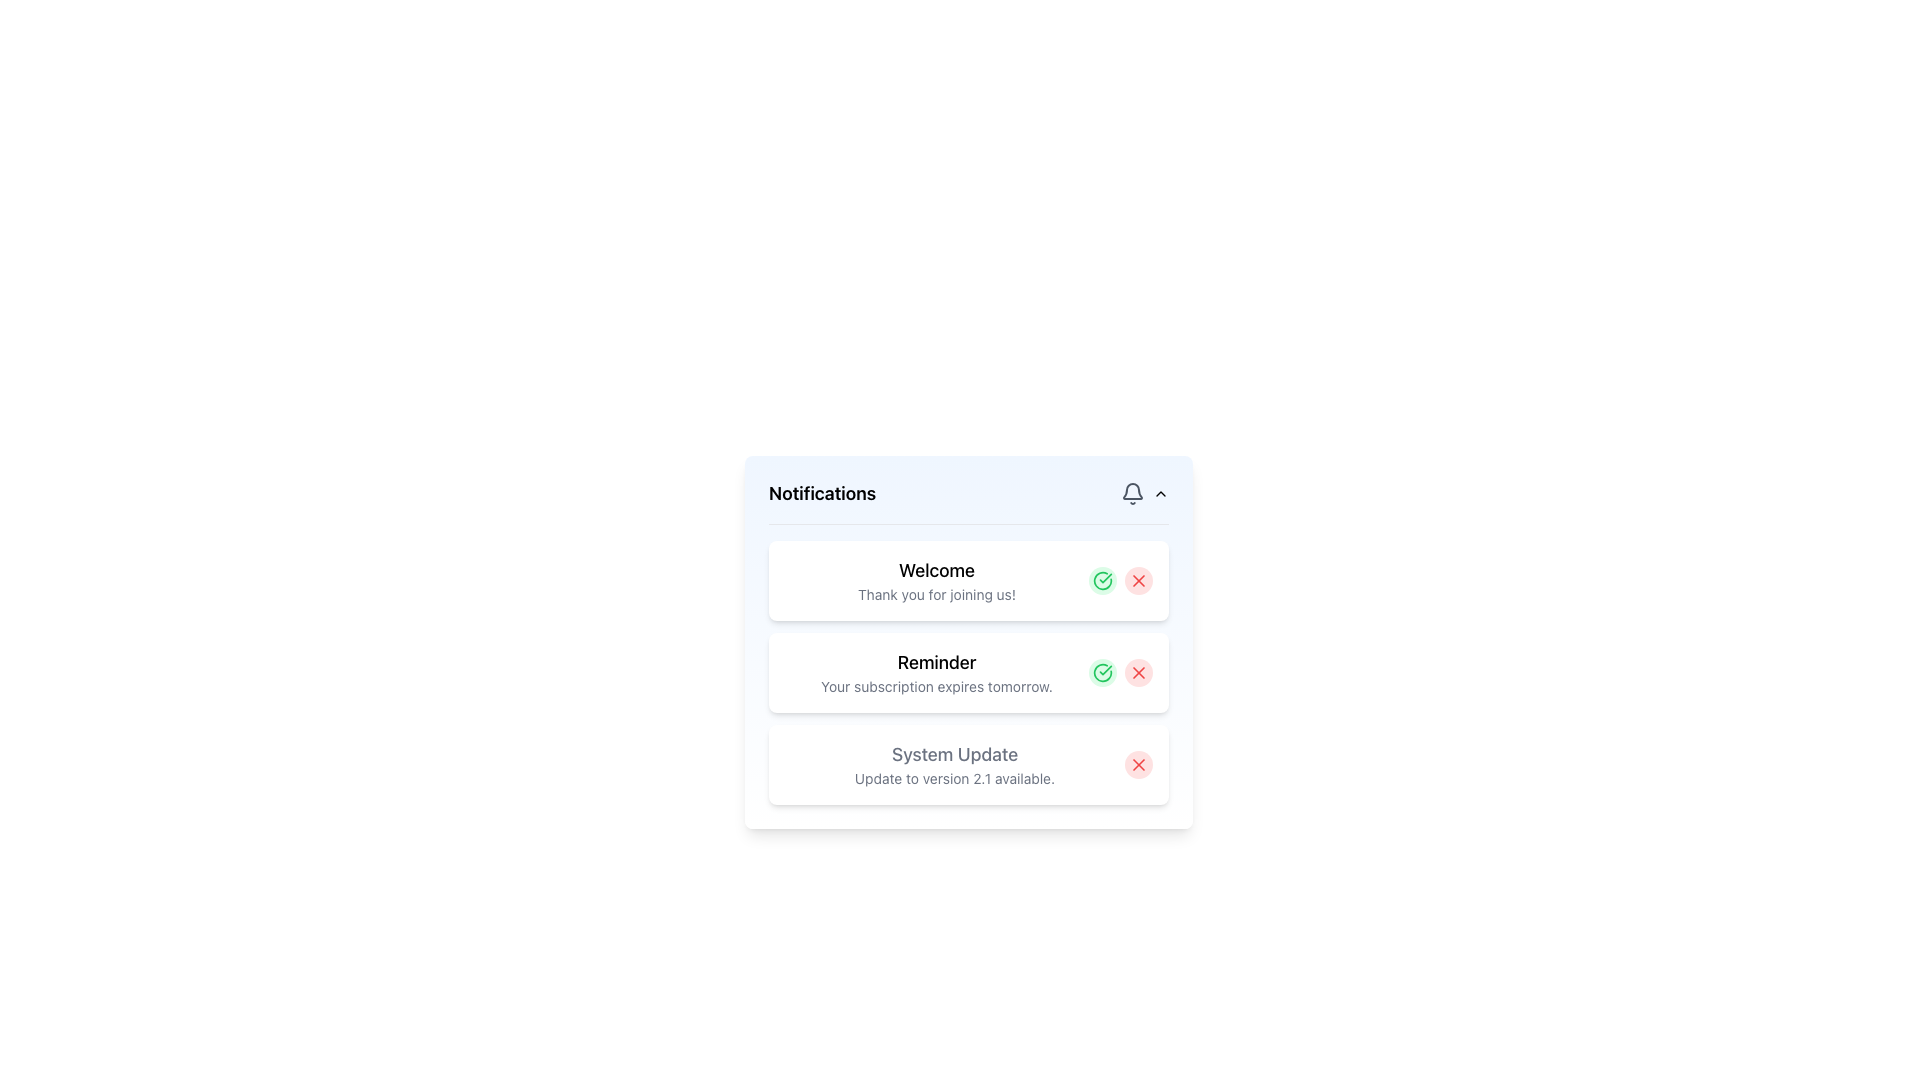 The image size is (1920, 1080). Describe the element at coordinates (1102, 672) in the screenshot. I see `the confirmation icon located to the right of the 'Reminder' notification text to confirm the notification` at that location.